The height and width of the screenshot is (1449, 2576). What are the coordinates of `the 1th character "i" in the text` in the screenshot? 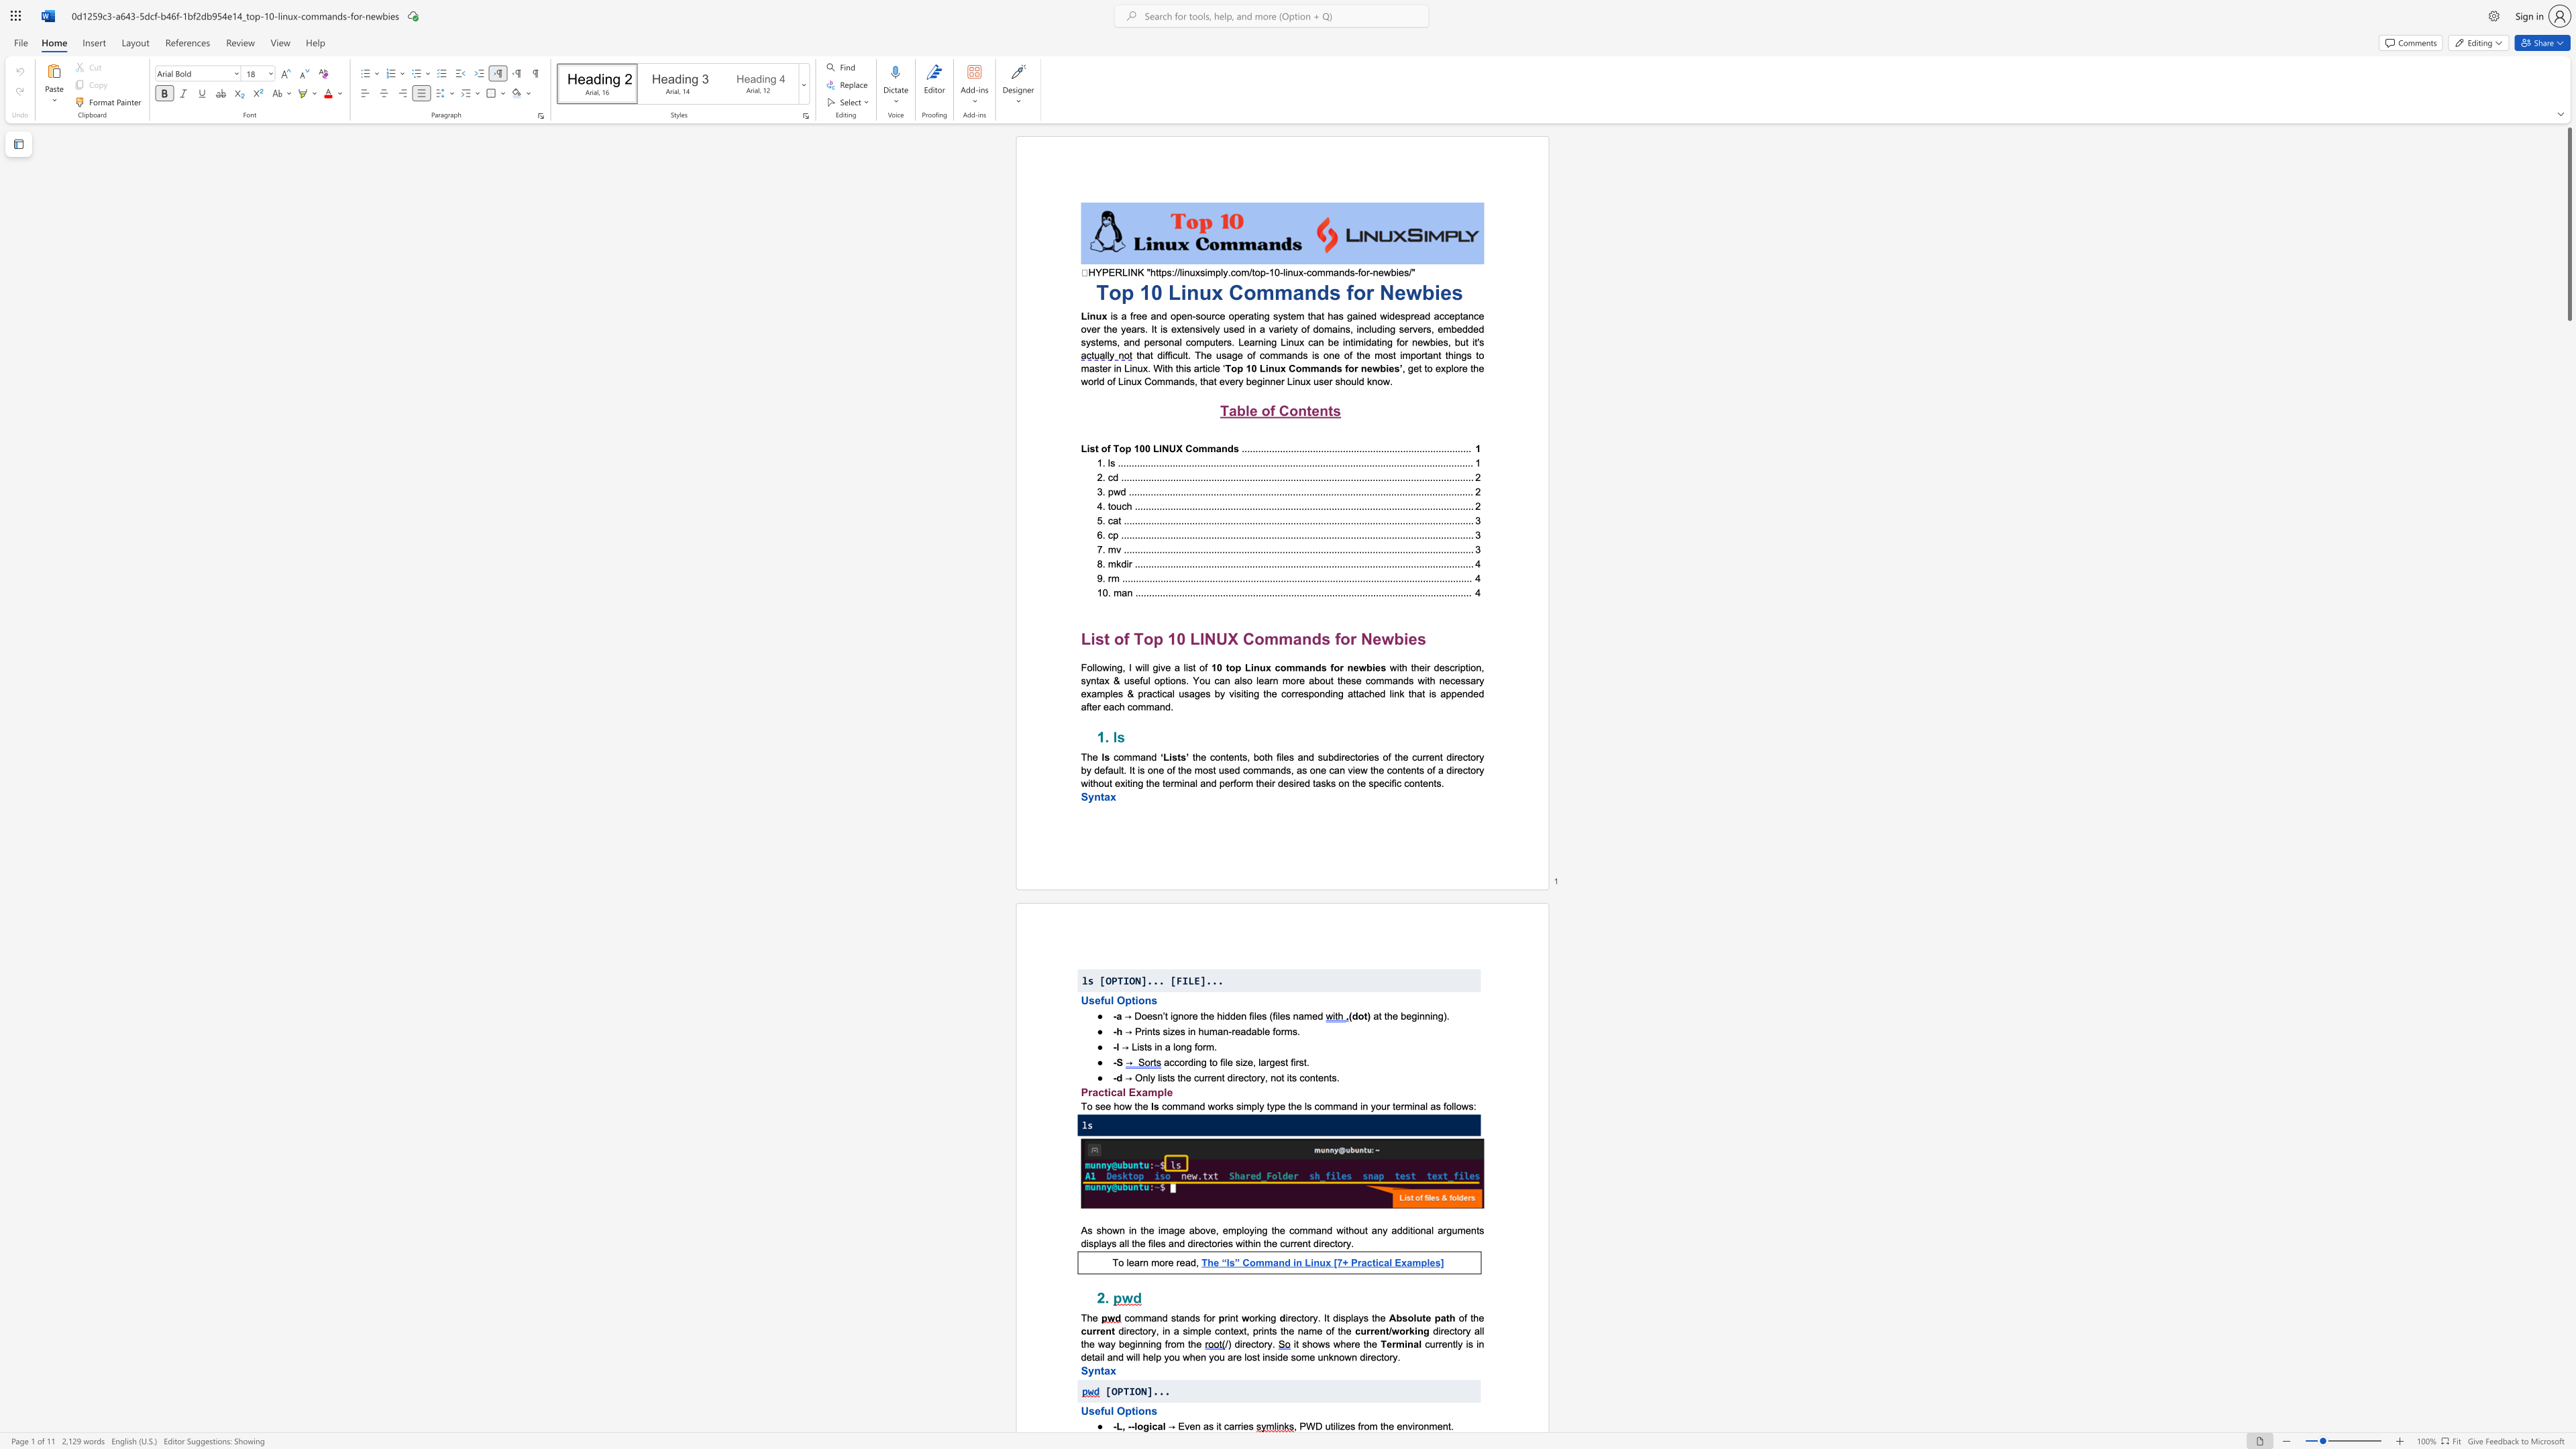 It's located at (1295, 1343).